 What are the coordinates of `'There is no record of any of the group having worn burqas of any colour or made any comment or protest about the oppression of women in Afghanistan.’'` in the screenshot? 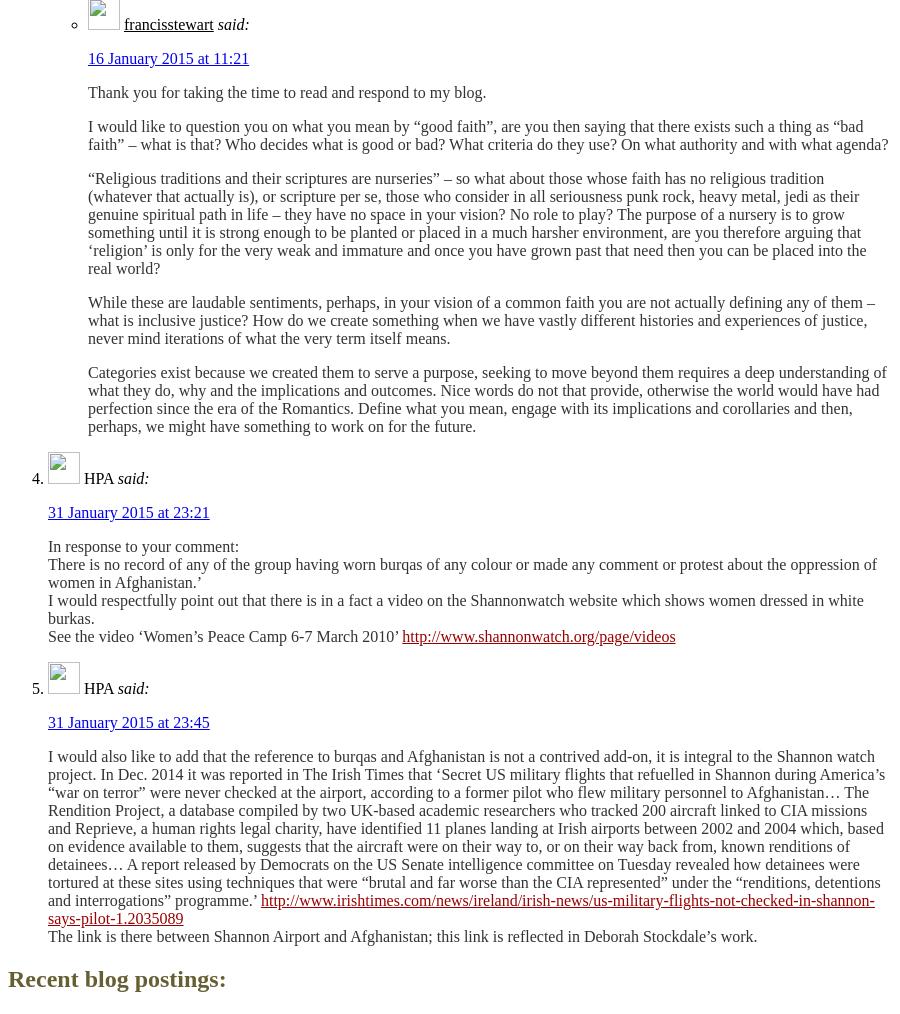 It's located at (461, 572).